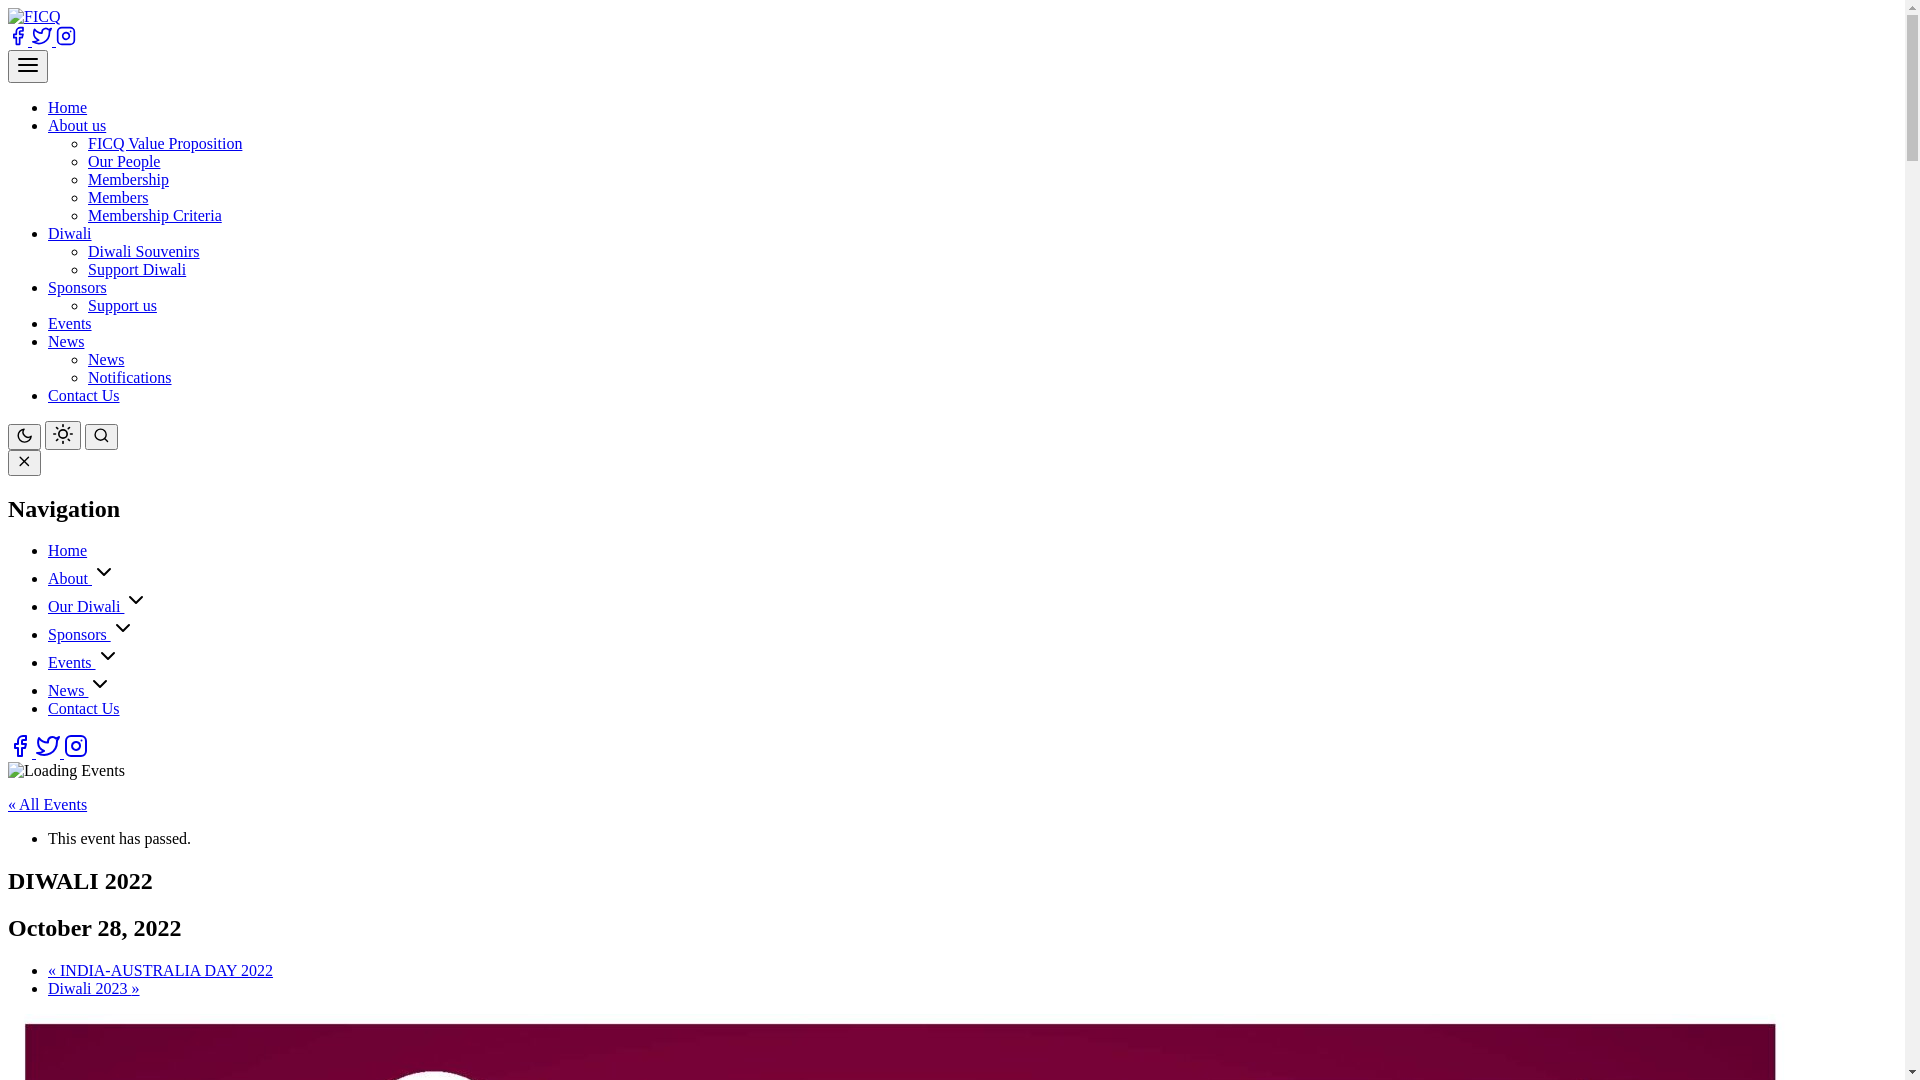 The width and height of the screenshot is (1920, 1080). Describe the element at coordinates (153, 215) in the screenshot. I see `'Membership Criteria'` at that location.